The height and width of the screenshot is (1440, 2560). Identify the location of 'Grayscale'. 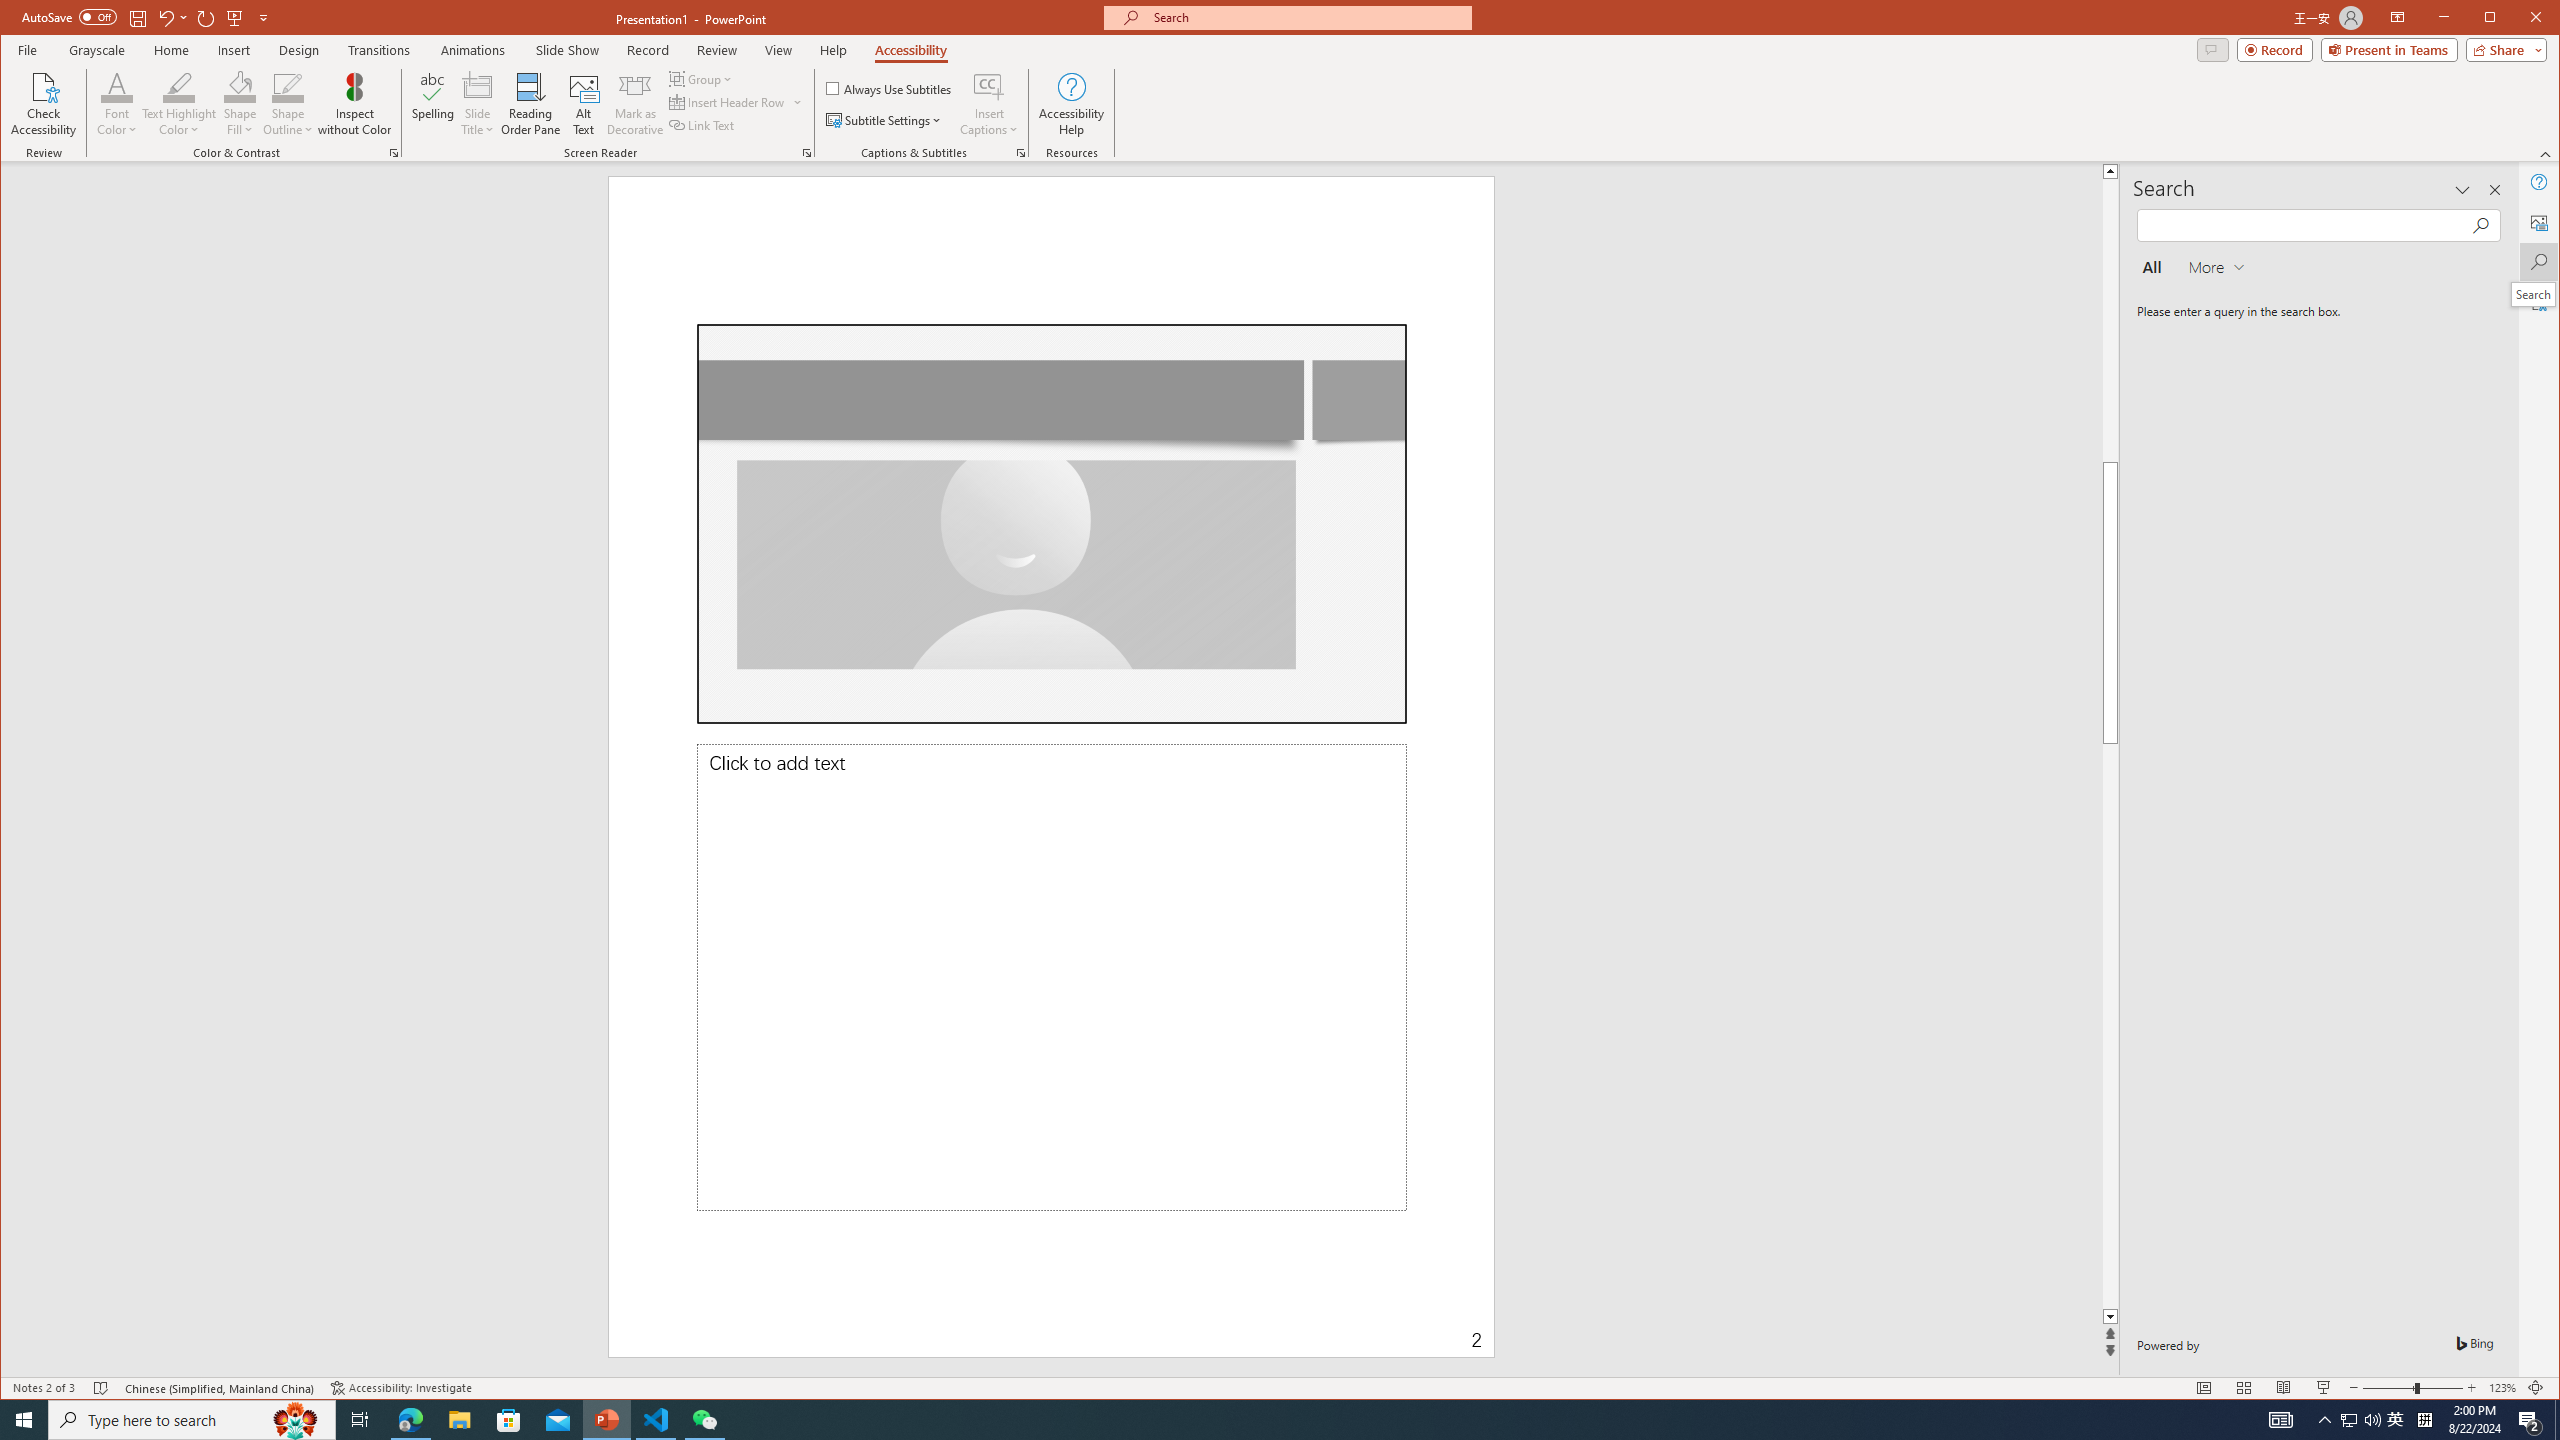
(97, 49).